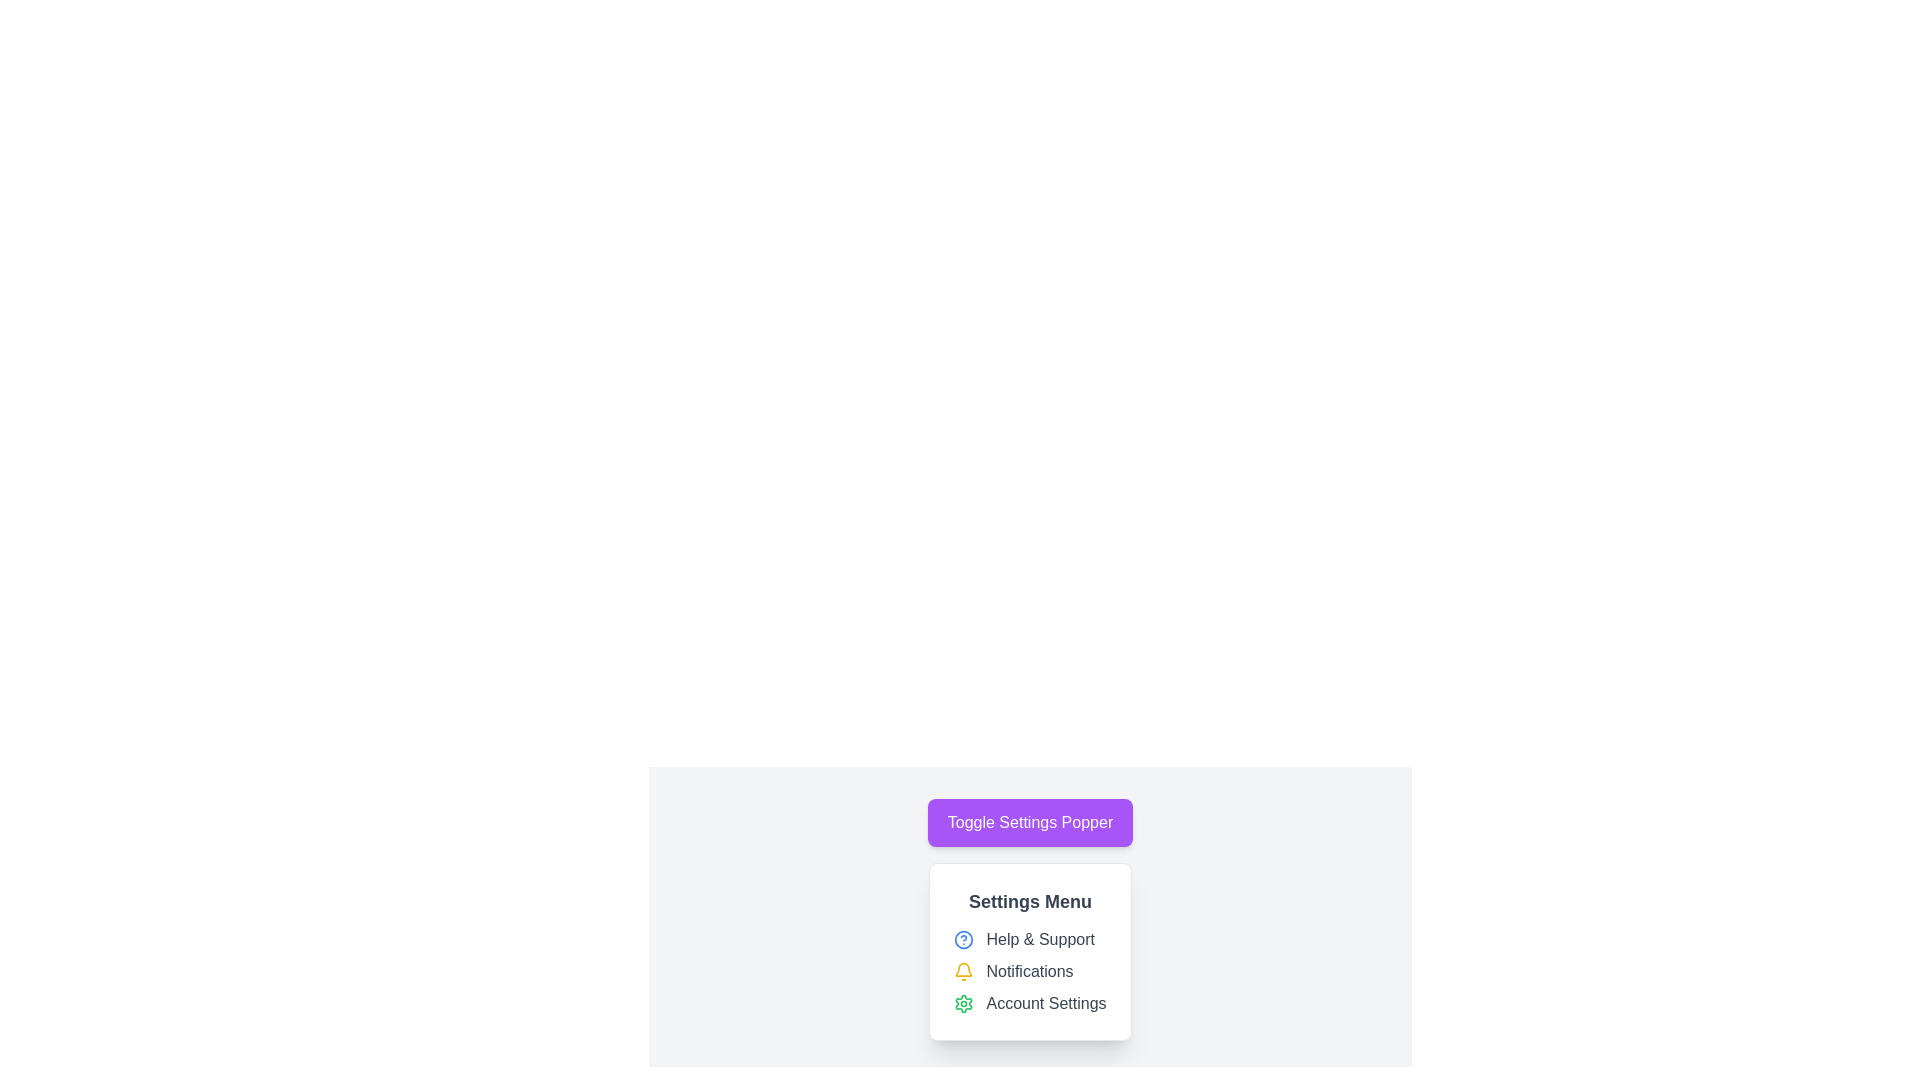 The image size is (1920, 1080). I want to click on the yellow bell-shaped icon in the Notifications section of the pop-up menu, so click(964, 971).